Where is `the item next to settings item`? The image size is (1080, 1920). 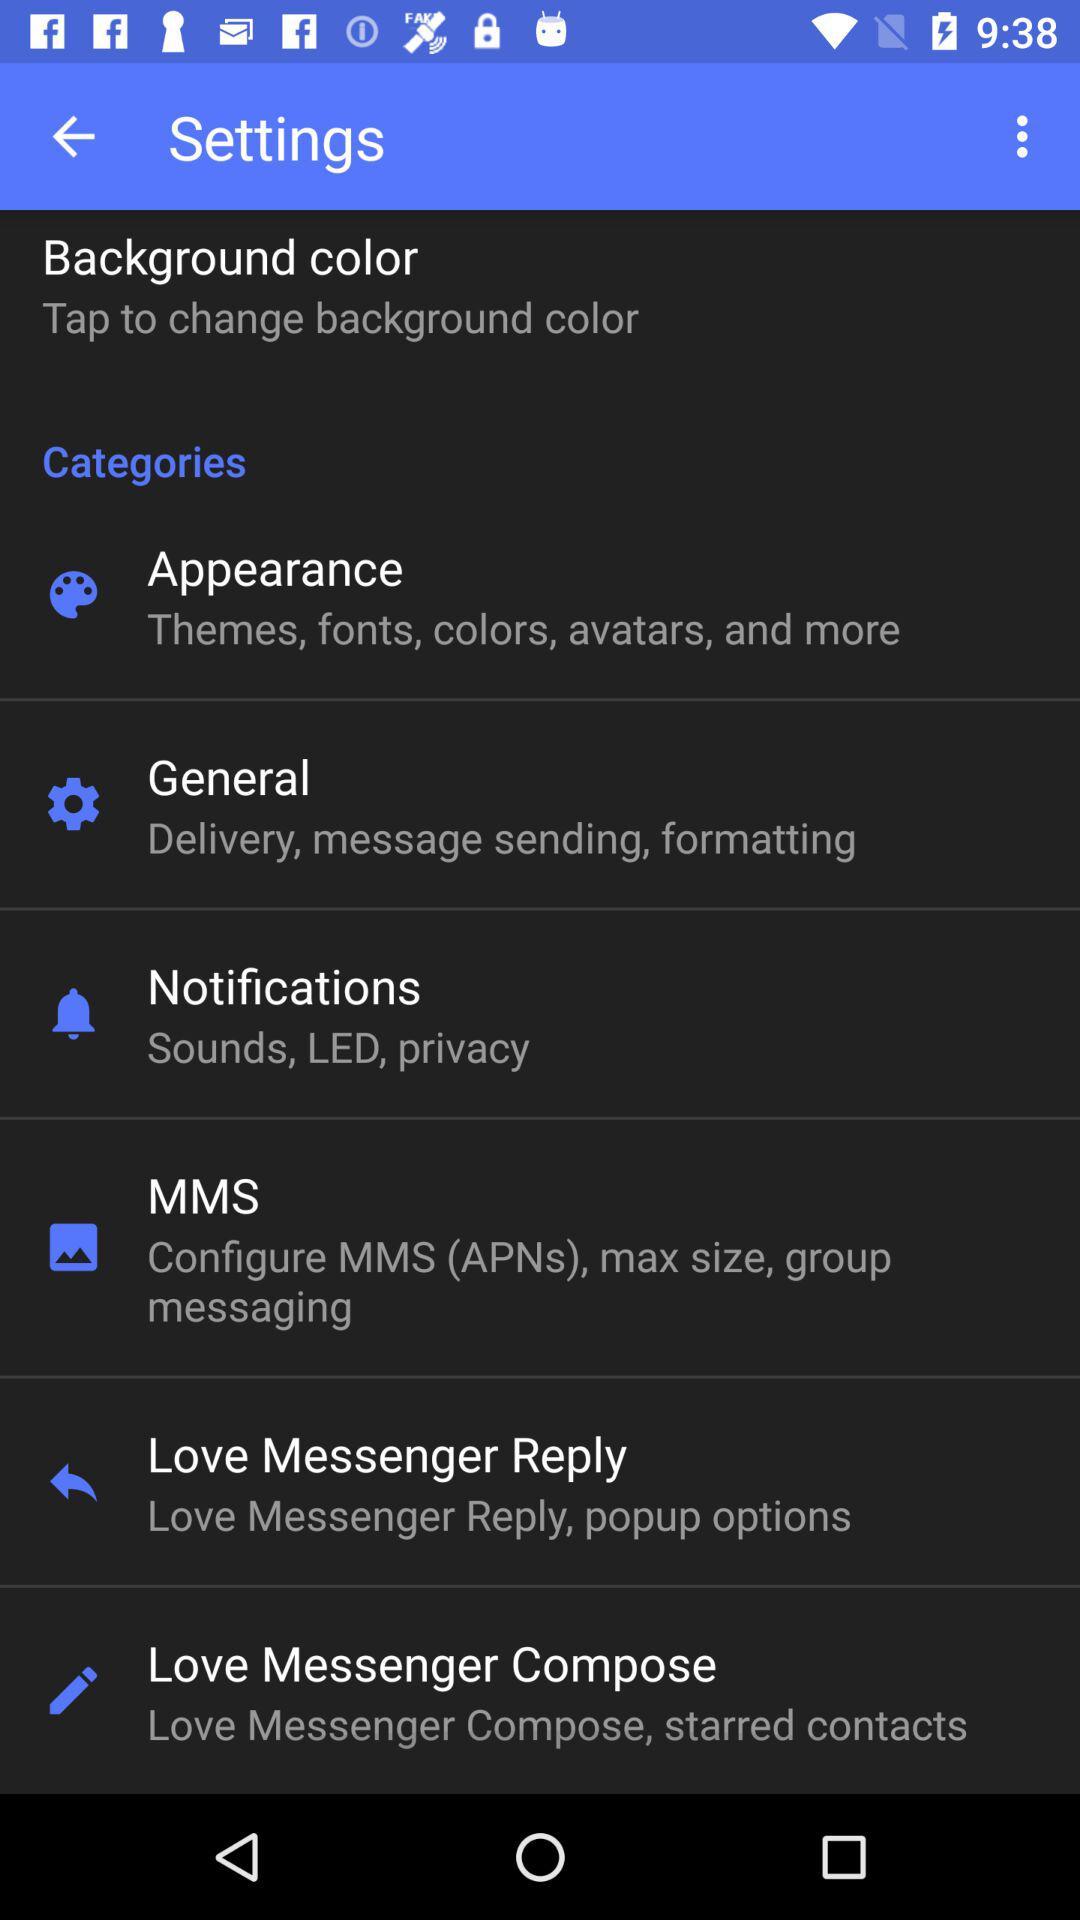
the item next to settings item is located at coordinates (72, 135).